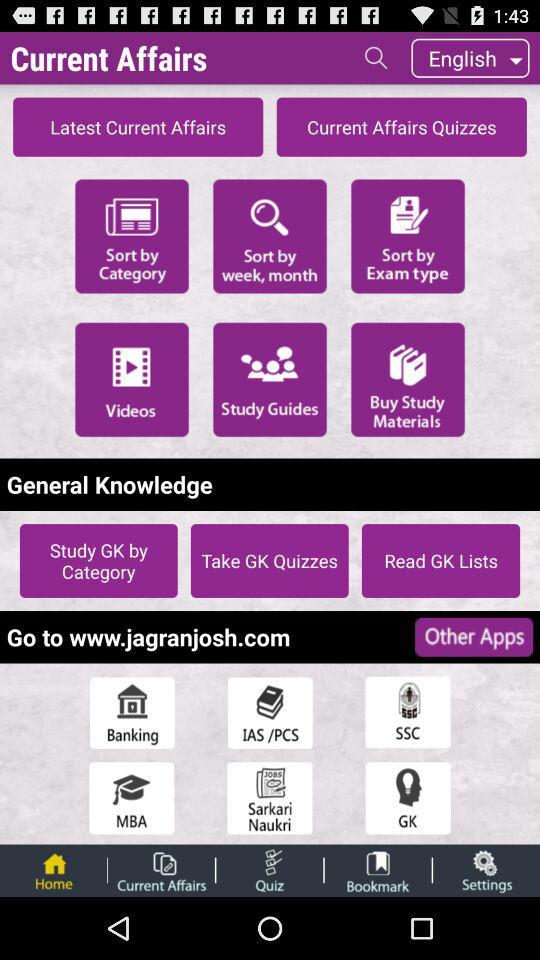  I want to click on sort by category, so click(131, 235).